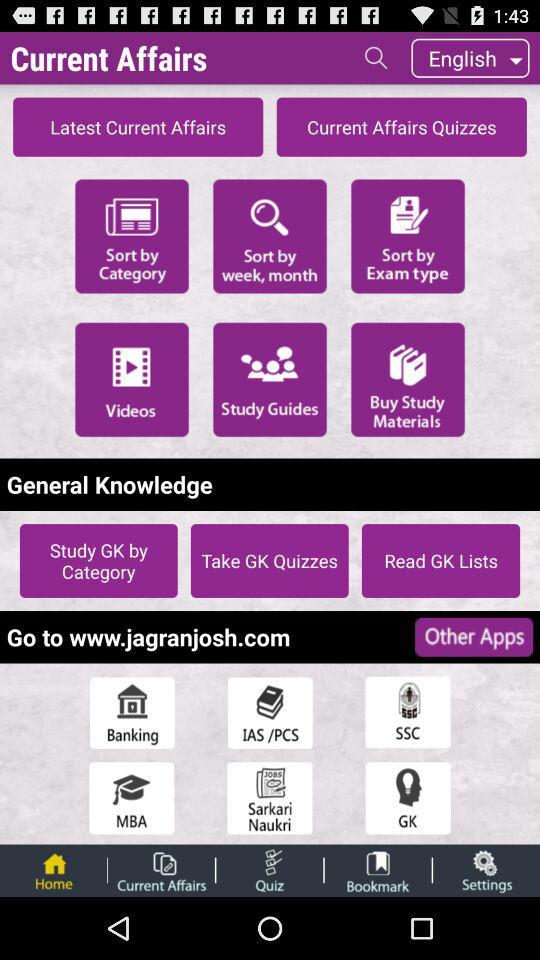  I want to click on sort by category, so click(131, 235).